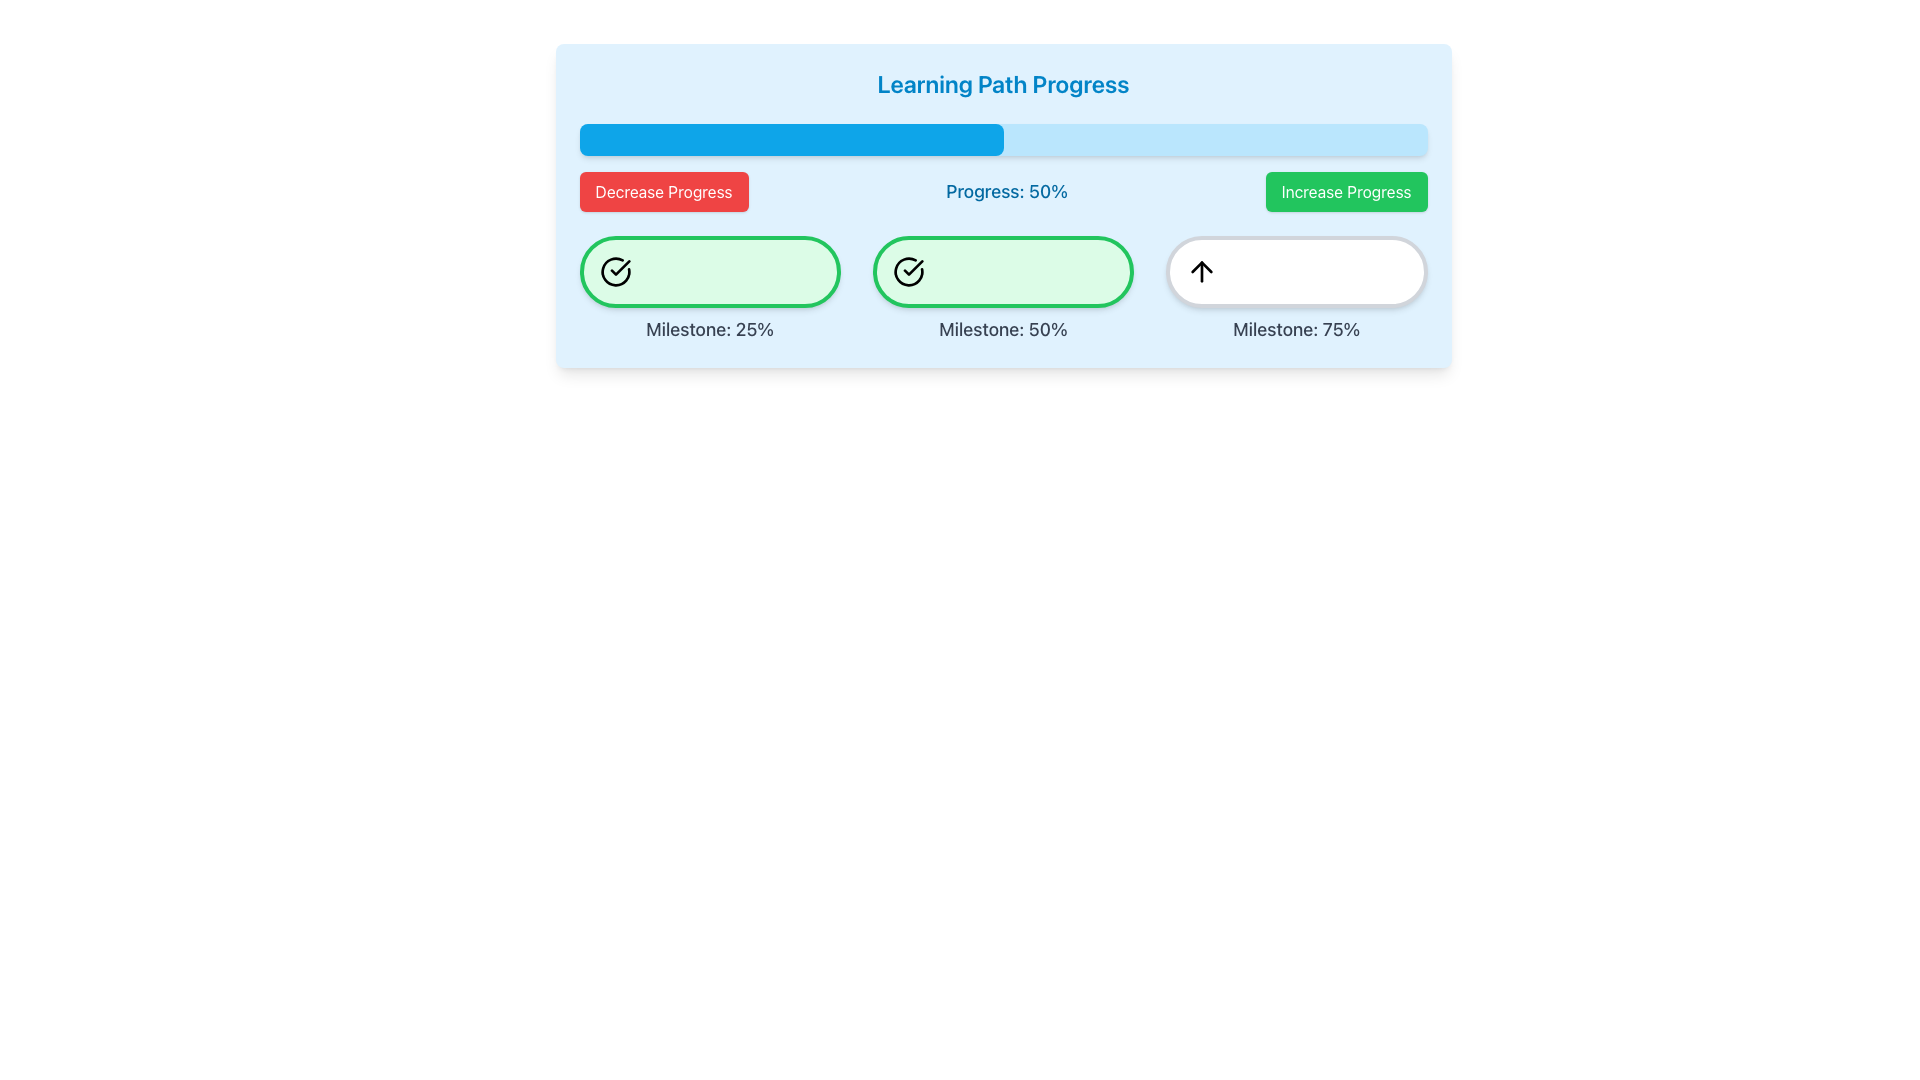  I want to click on the Progress milestone indicator located centrally underneath the progress bar, representing the 50% milestone, so click(1003, 272).